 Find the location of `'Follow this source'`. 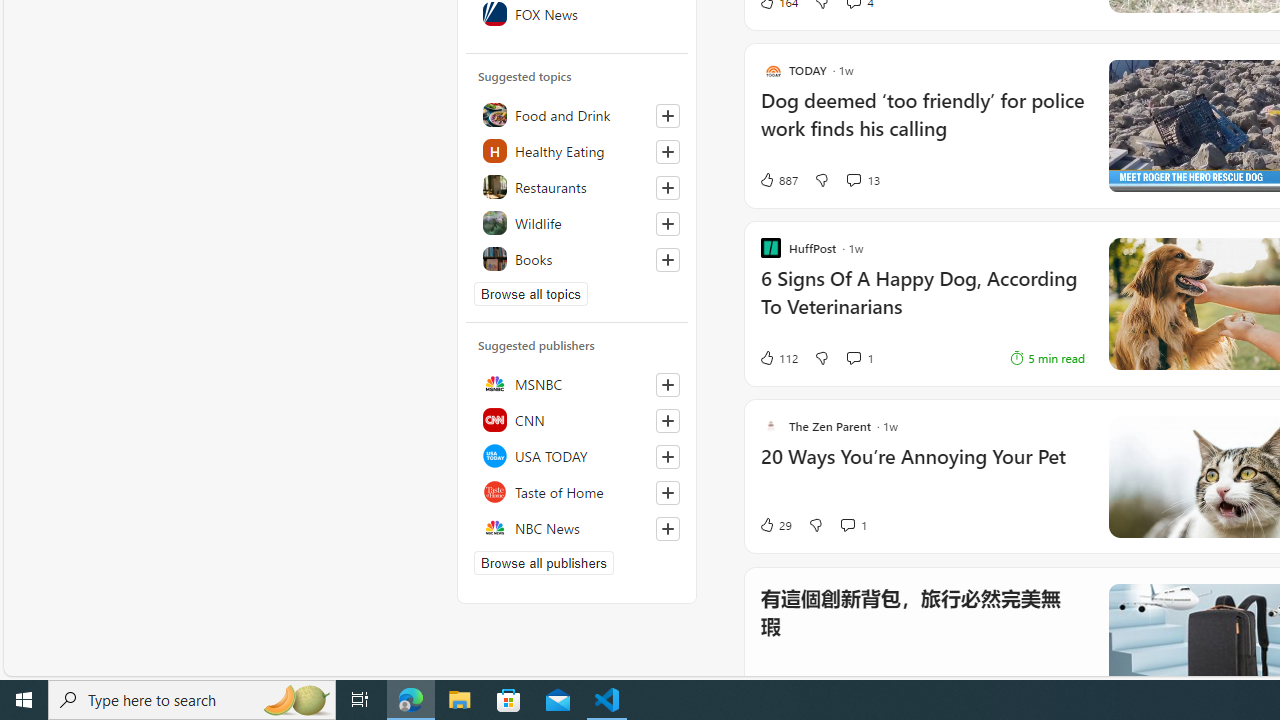

'Follow this source' is located at coordinates (667, 527).